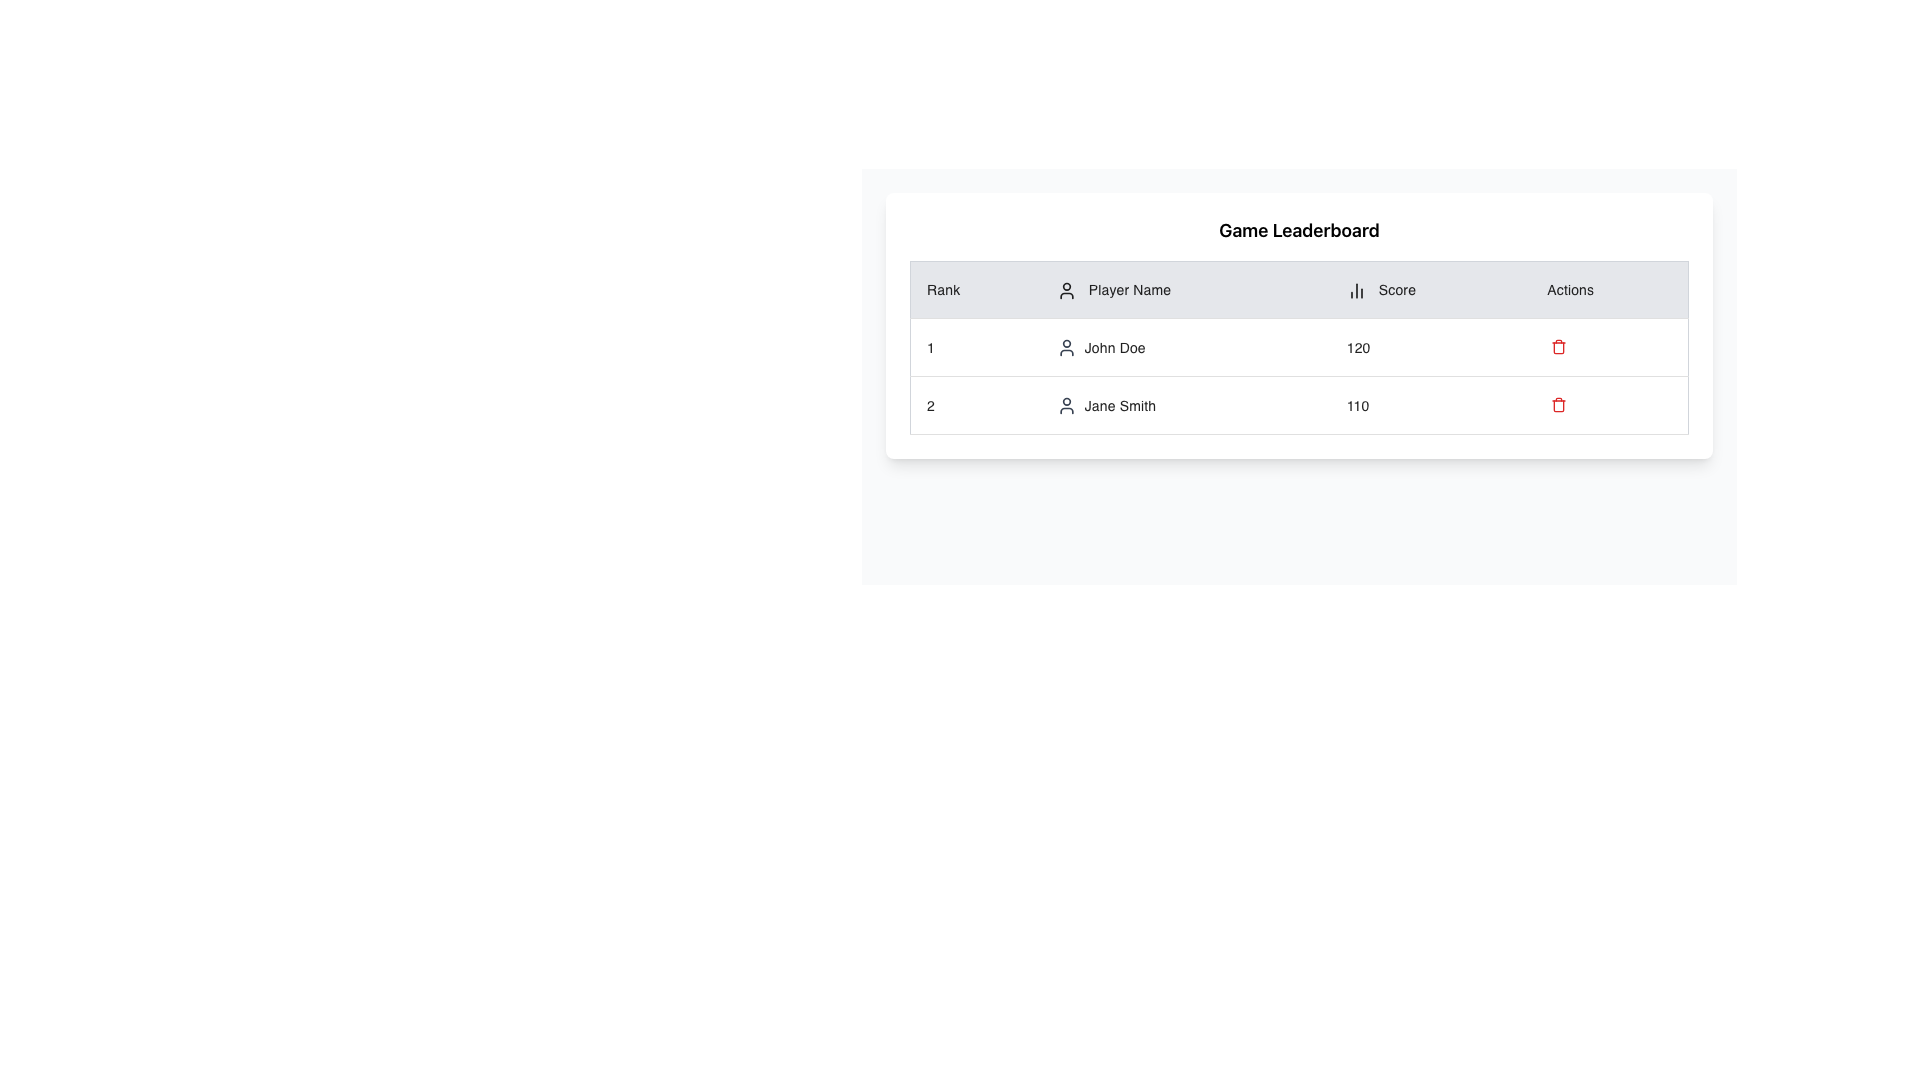 This screenshot has height=1080, width=1920. What do you see at coordinates (1065, 346) in the screenshot?
I see `the decorative icon representing 'John Doe' in the leaderboard table, located to the left of the name` at bounding box center [1065, 346].